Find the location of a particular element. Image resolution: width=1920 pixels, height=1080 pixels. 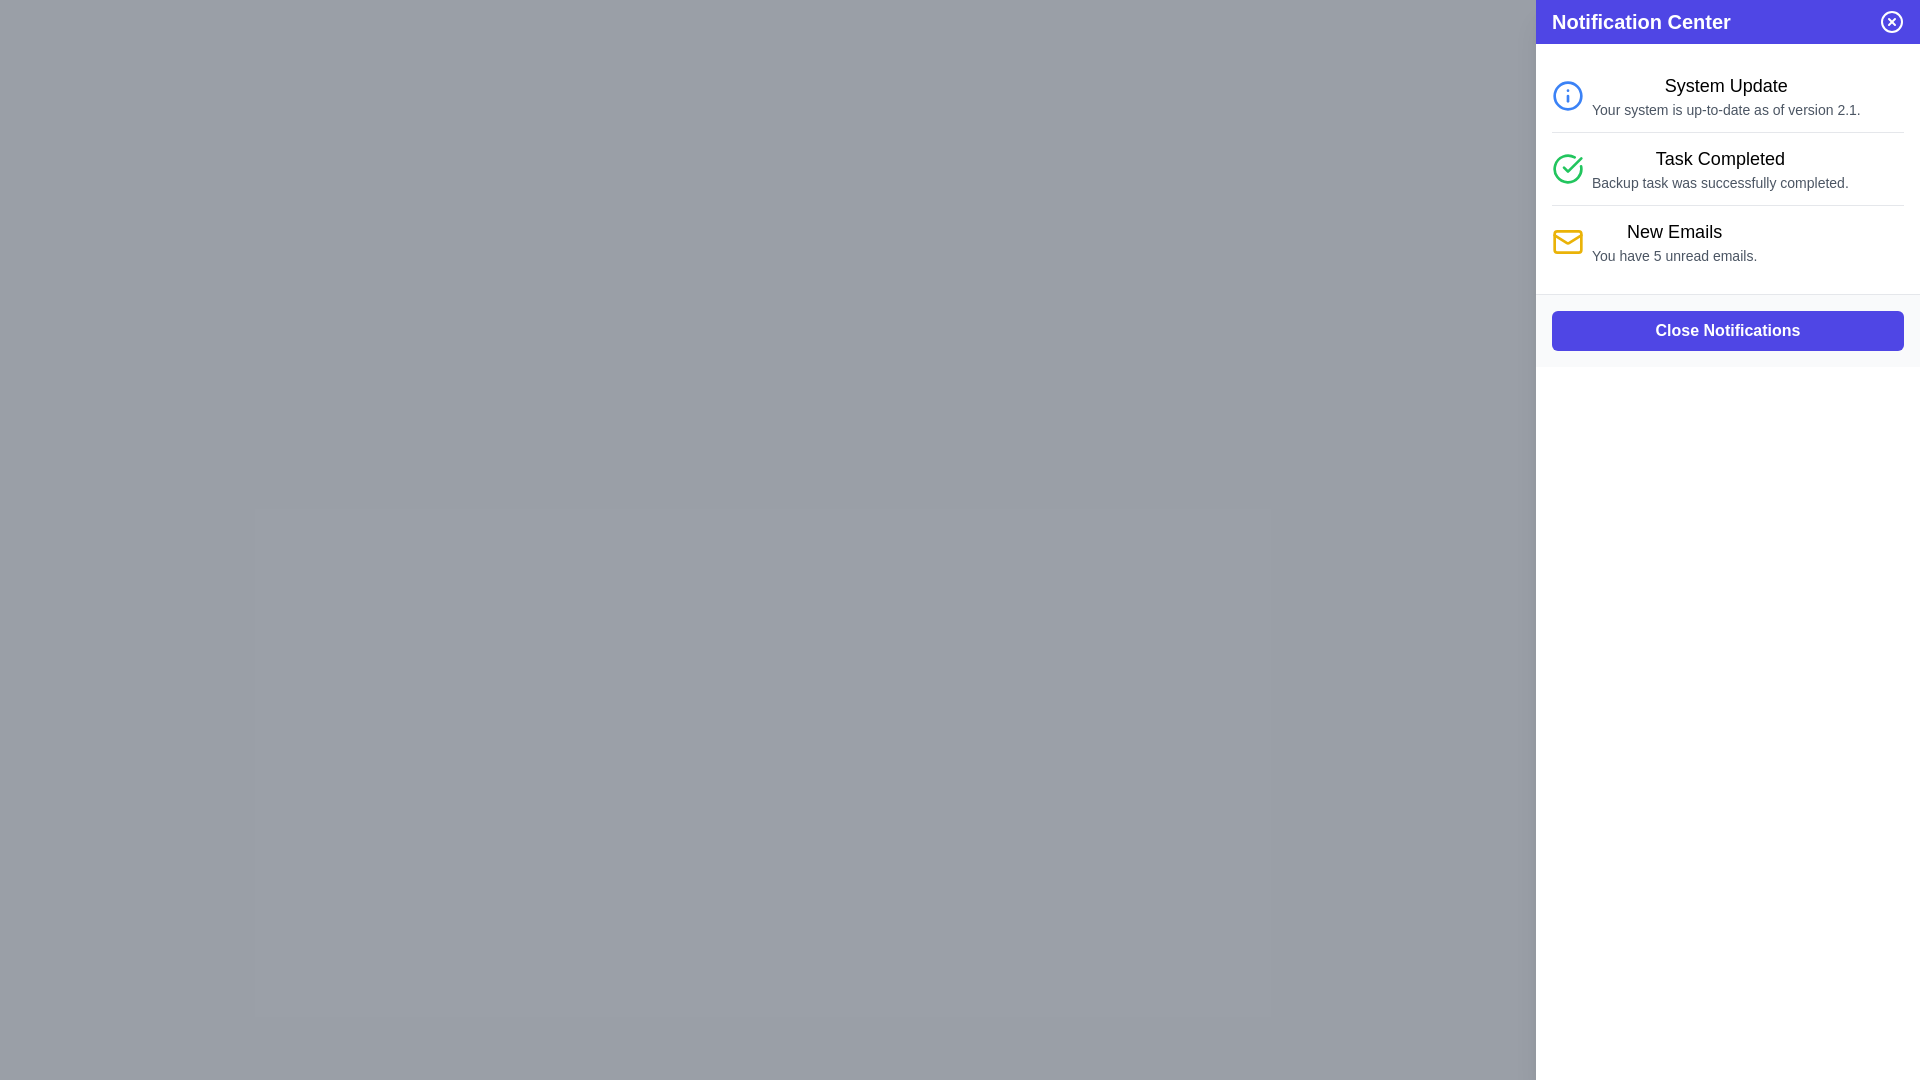

the green circular icon with a checkmark, which indicates task completion is located at coordinates (1567, 168).